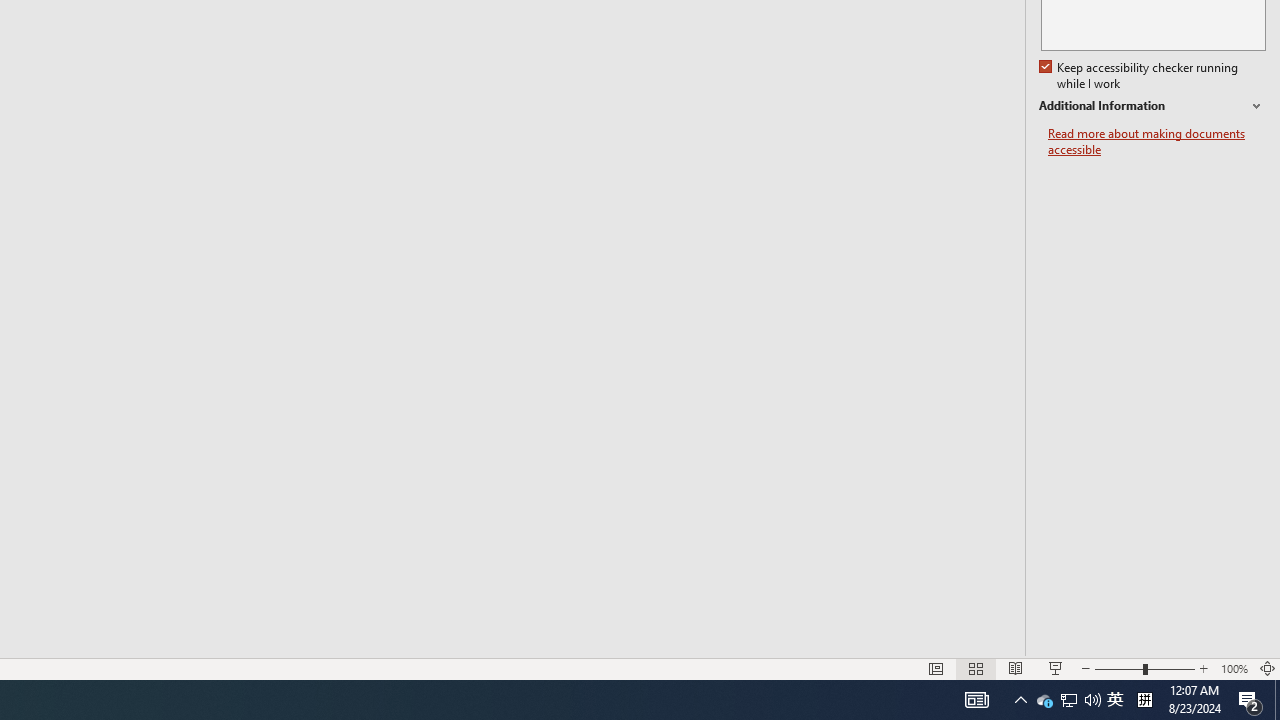  I want to click on 'Additional Information', so click(1152, 106).